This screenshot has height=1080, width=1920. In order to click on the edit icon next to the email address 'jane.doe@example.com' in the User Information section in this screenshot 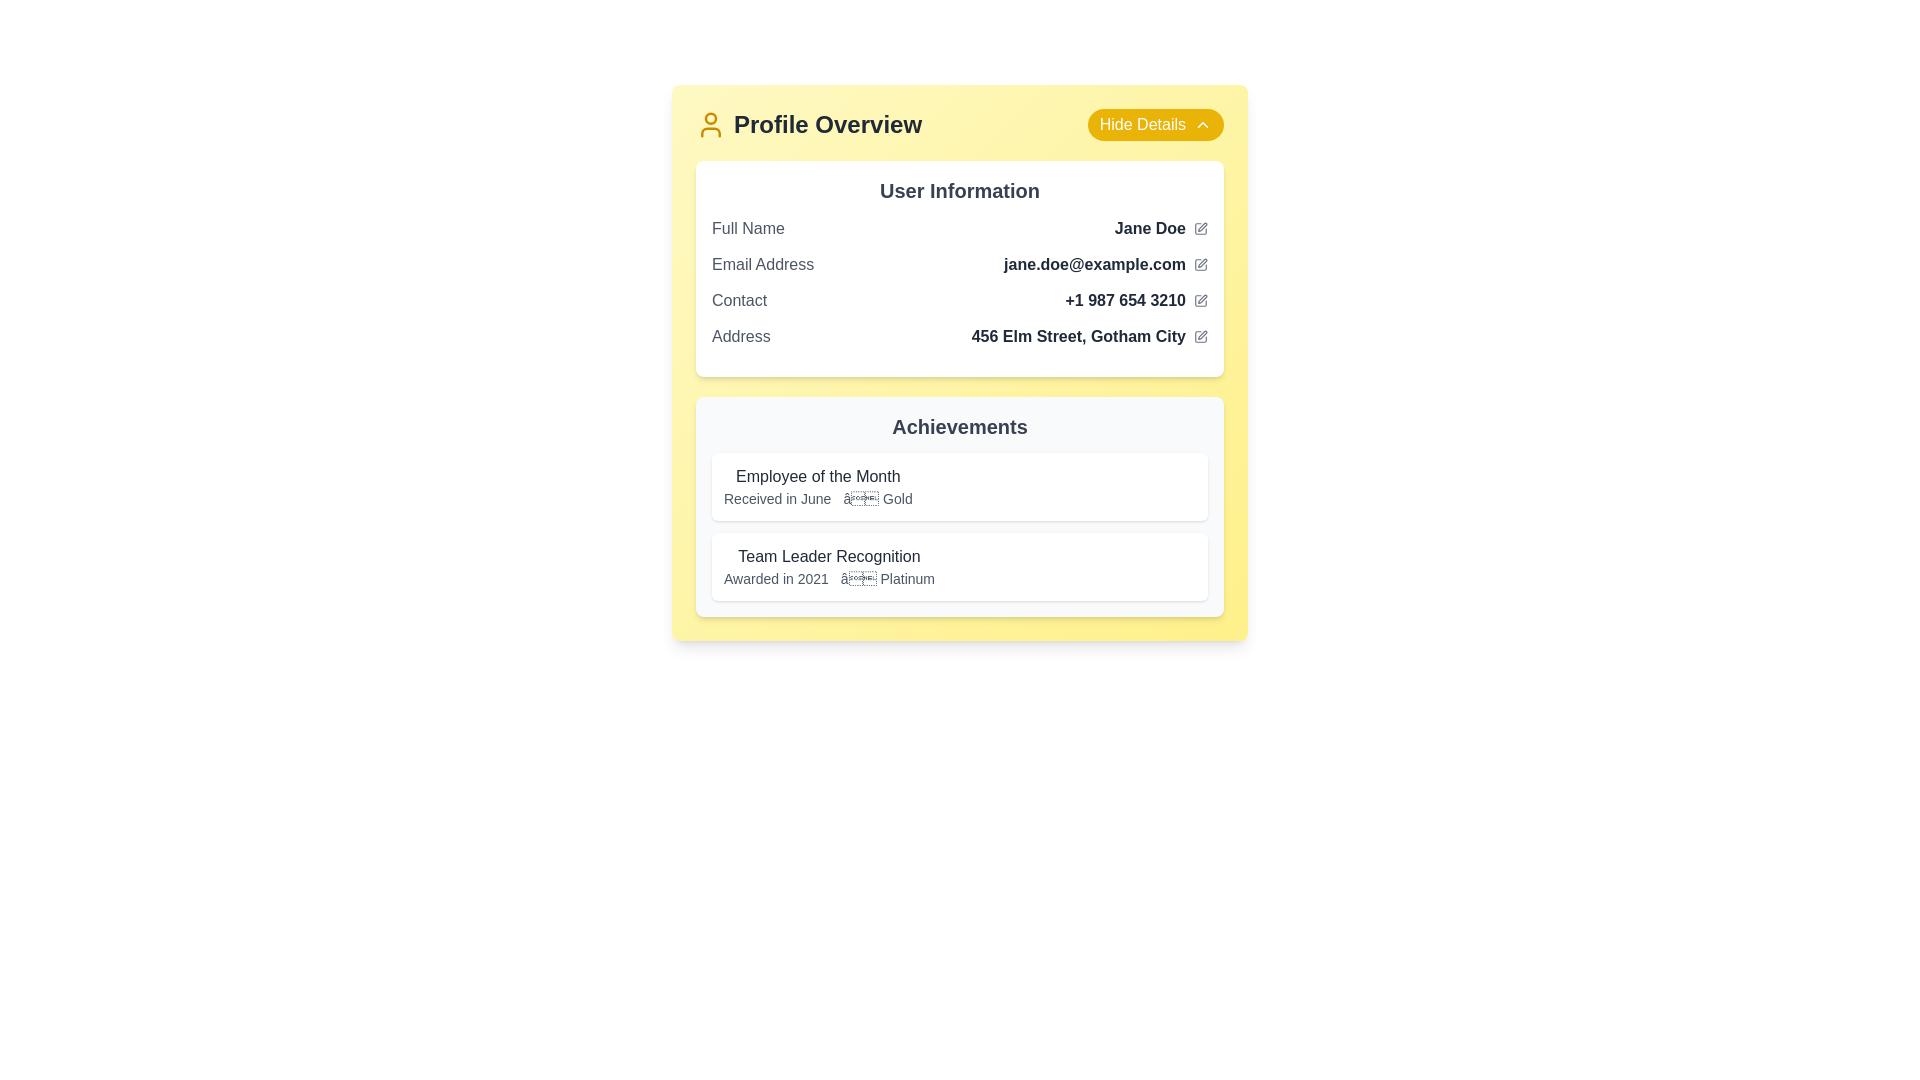, I will do `click(1105, 264)`.